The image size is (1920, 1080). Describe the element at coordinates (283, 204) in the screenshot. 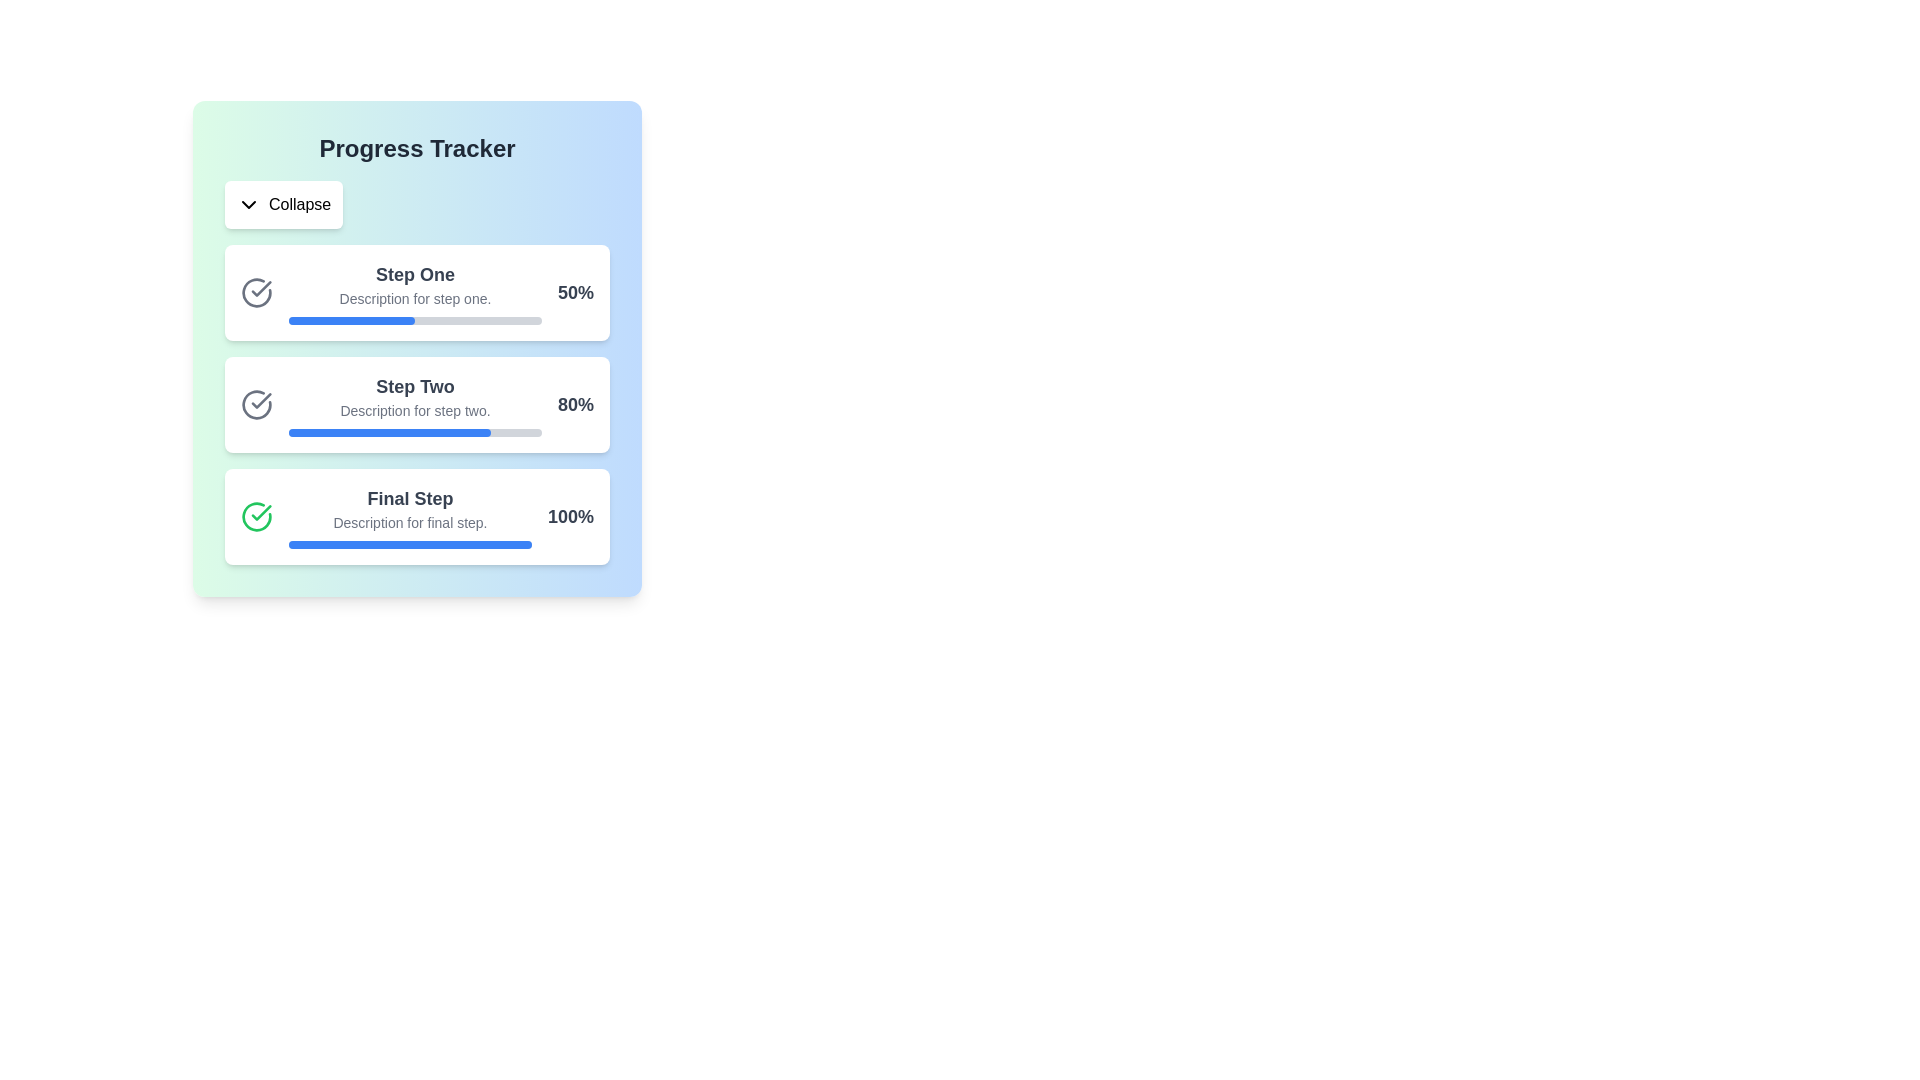

I see `the toggle button for the progress tracker to provide visual feedback before interacting with it` at that location.